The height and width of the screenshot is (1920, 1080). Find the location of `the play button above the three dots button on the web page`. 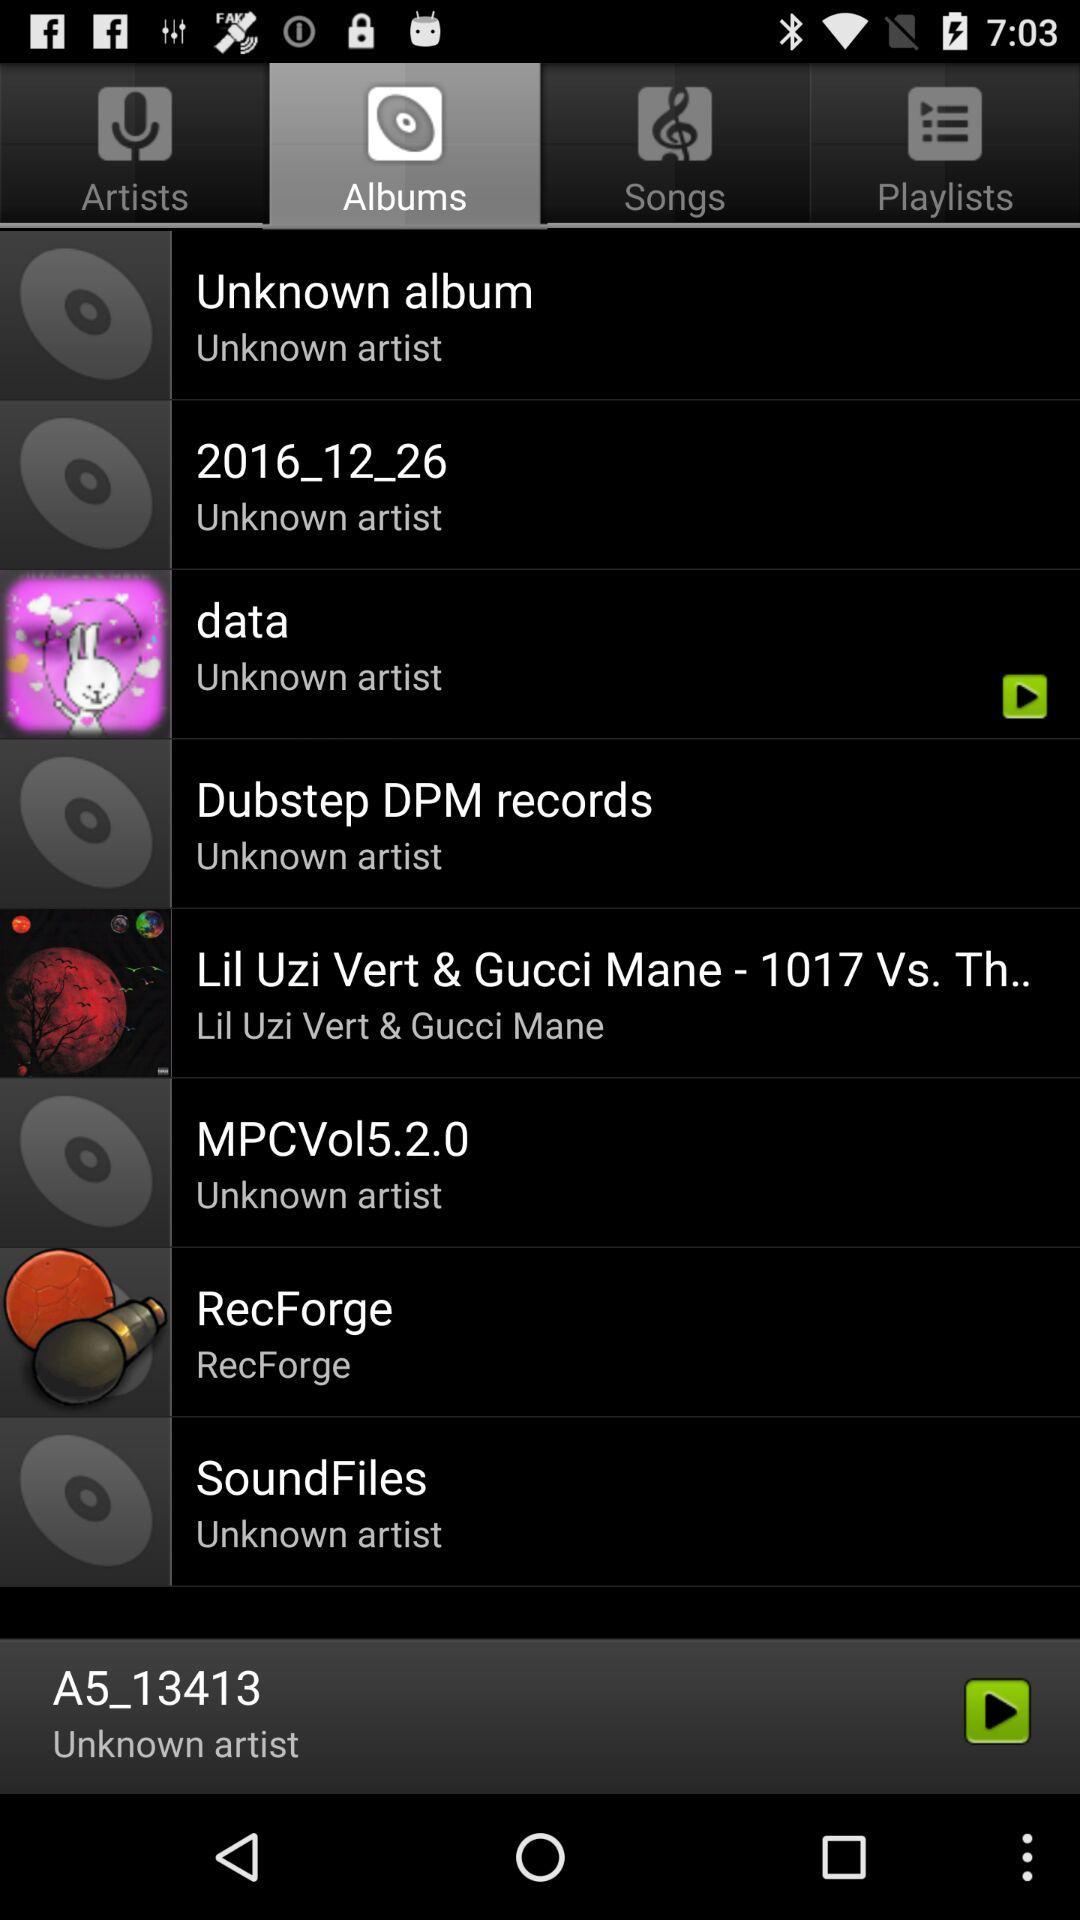

the play button above the three dots button on the web page is located at coordinates (998, 1711).